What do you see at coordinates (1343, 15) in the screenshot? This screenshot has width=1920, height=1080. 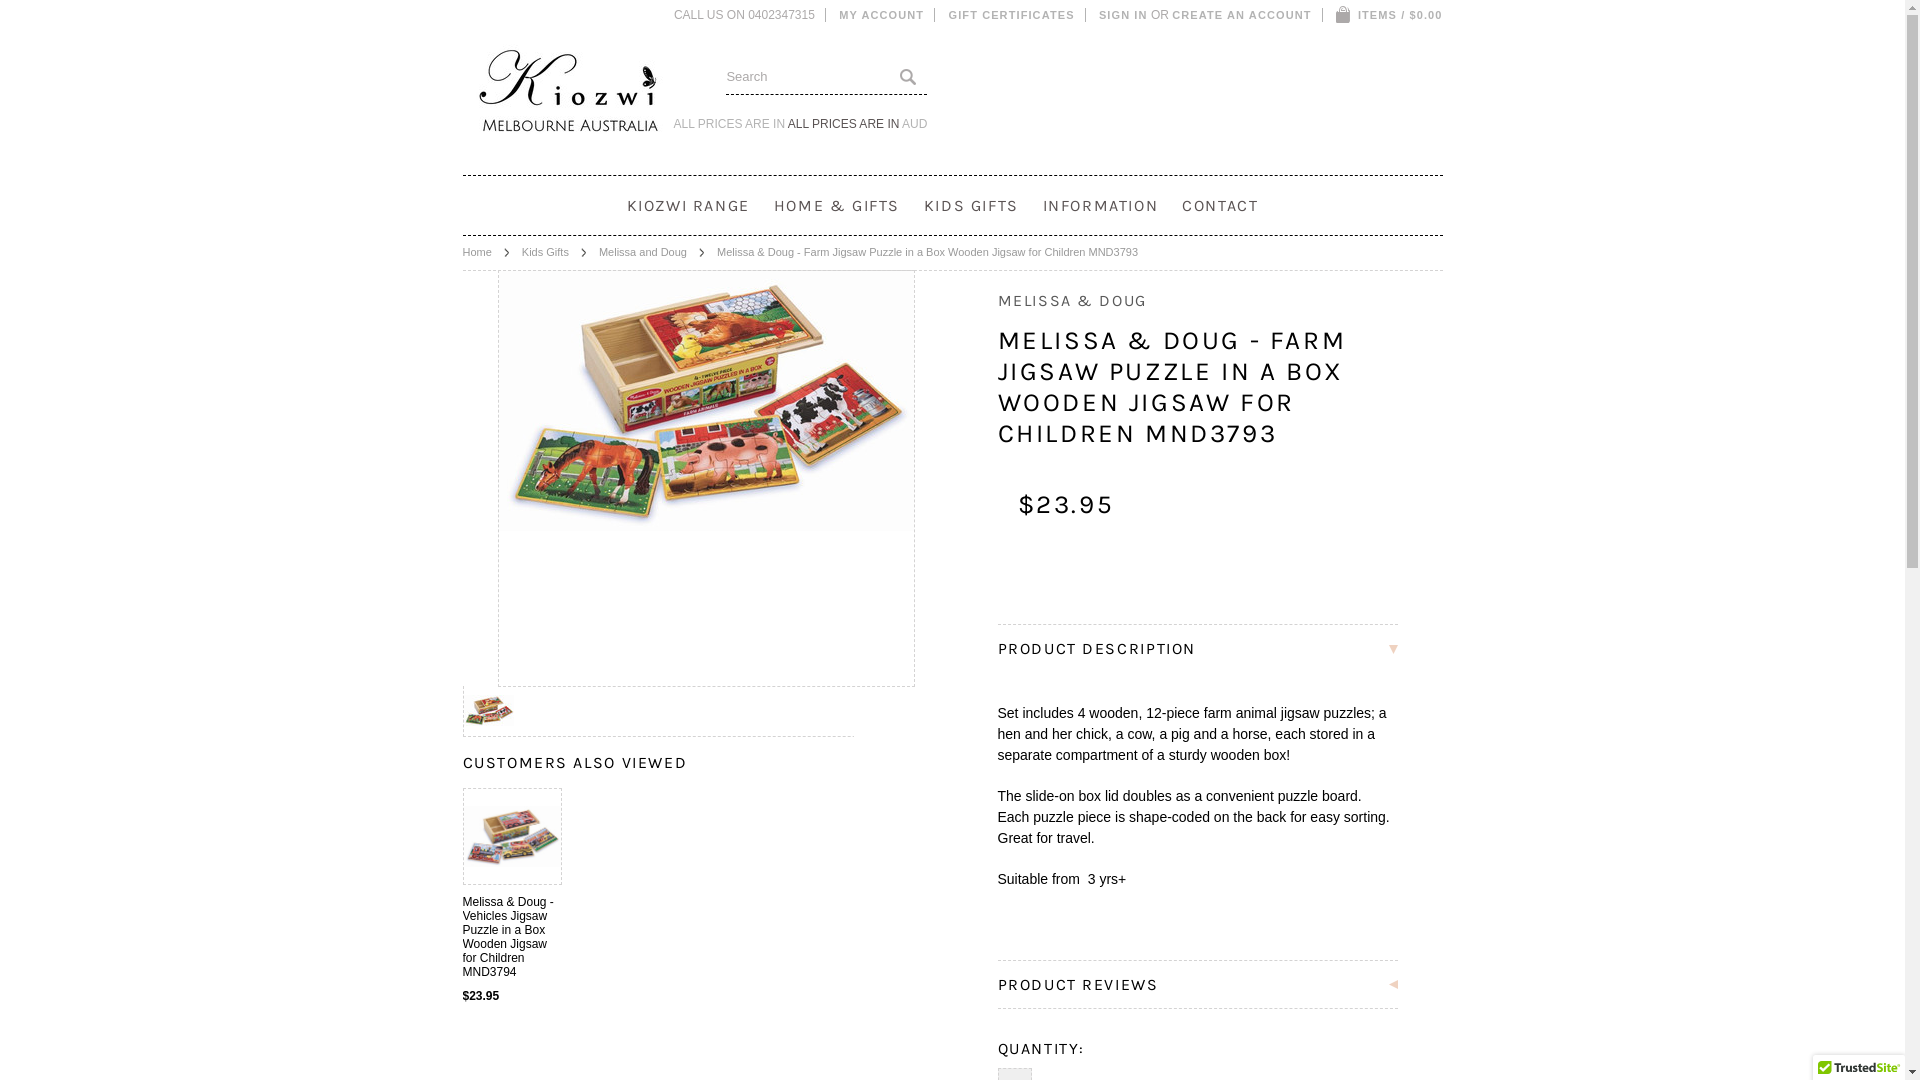 I see `'View Cart'` at bounding box center [1343, 15].